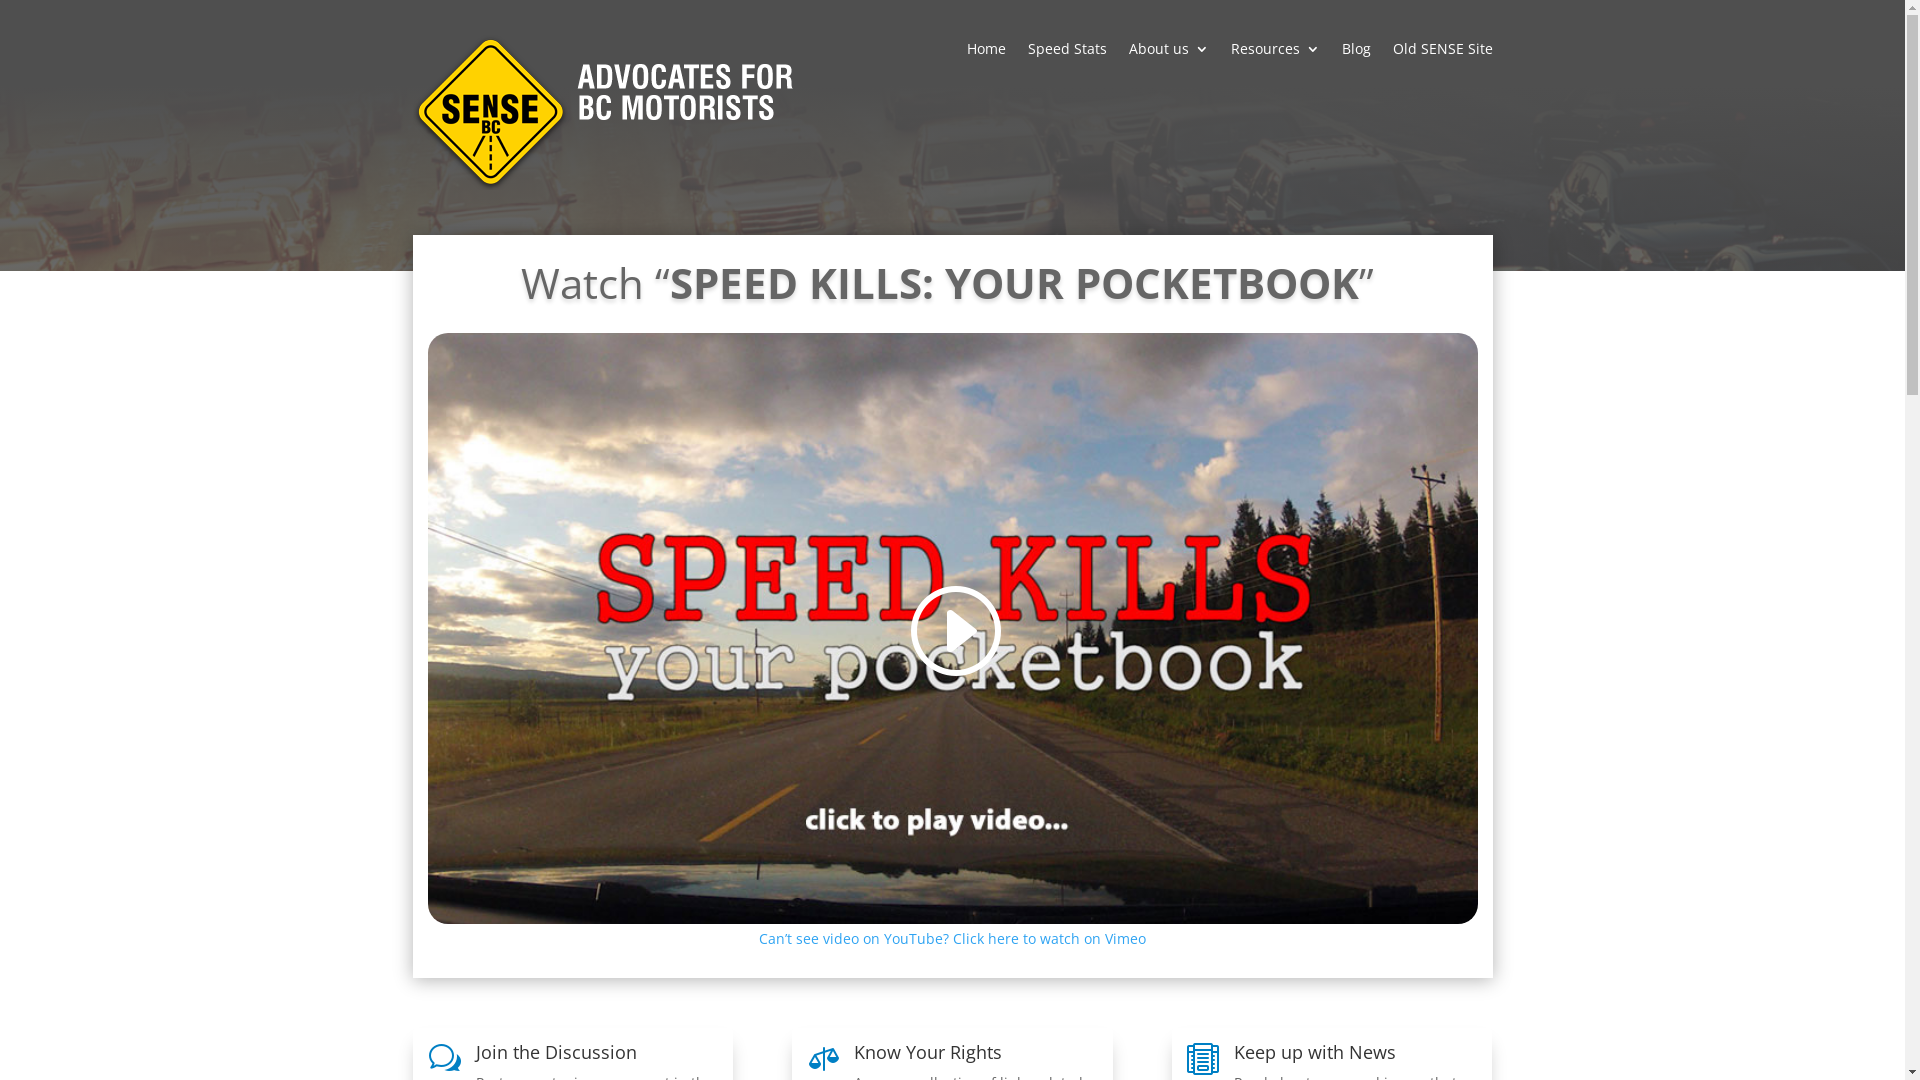 This screenshot has height=1080, width=1920. I want to click on 'Old SENSE Site', so click(1441, 62).